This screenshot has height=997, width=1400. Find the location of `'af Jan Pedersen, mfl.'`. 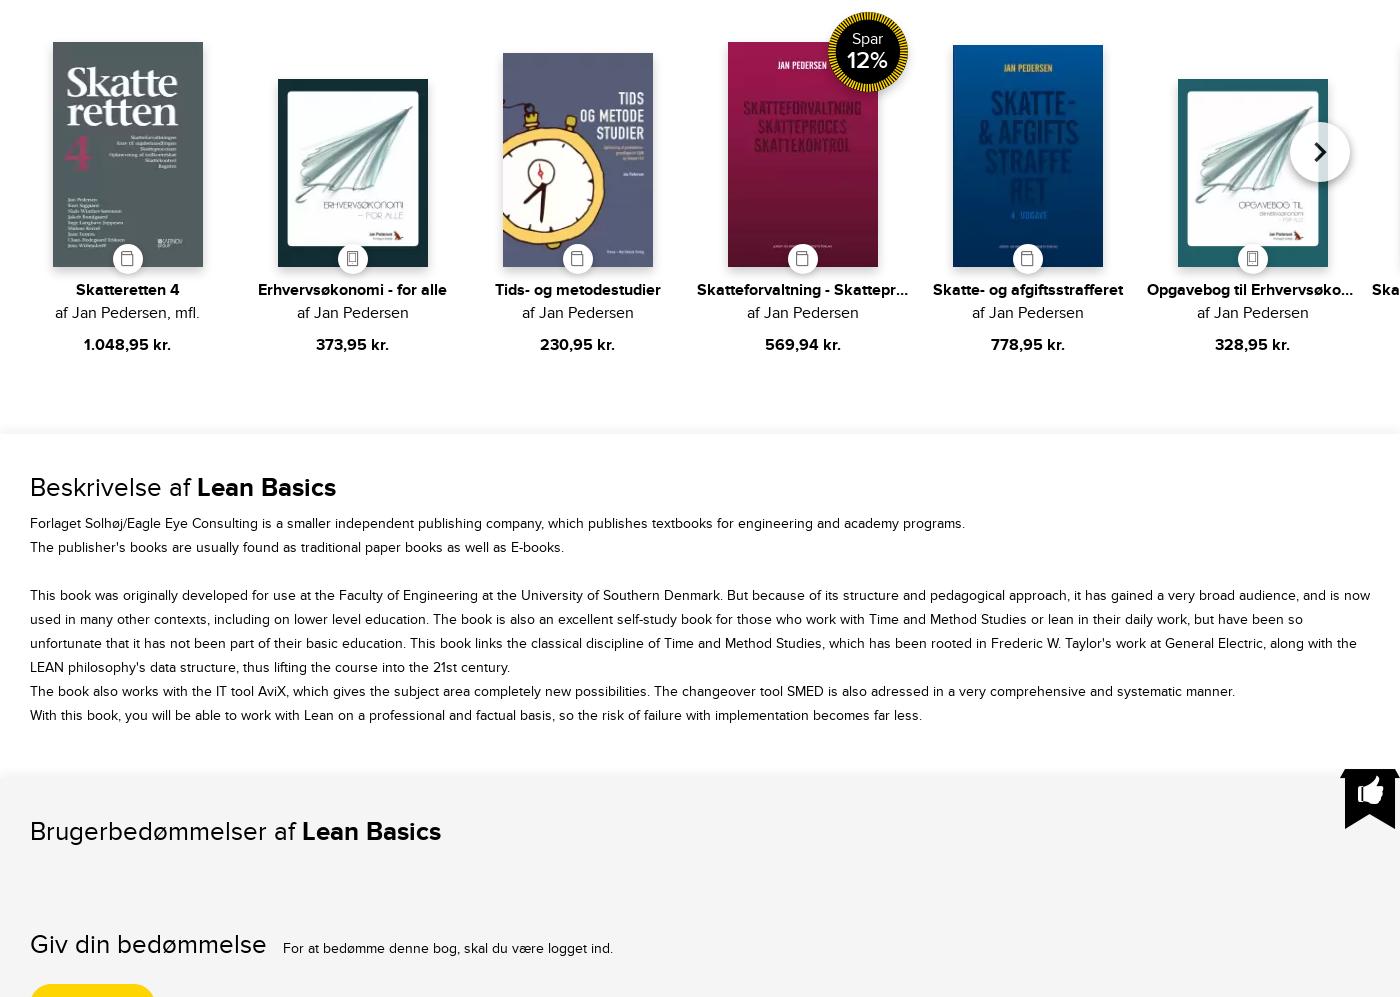

'af Jan Pedersen, mfl.' is located at coordinates (127, 311).